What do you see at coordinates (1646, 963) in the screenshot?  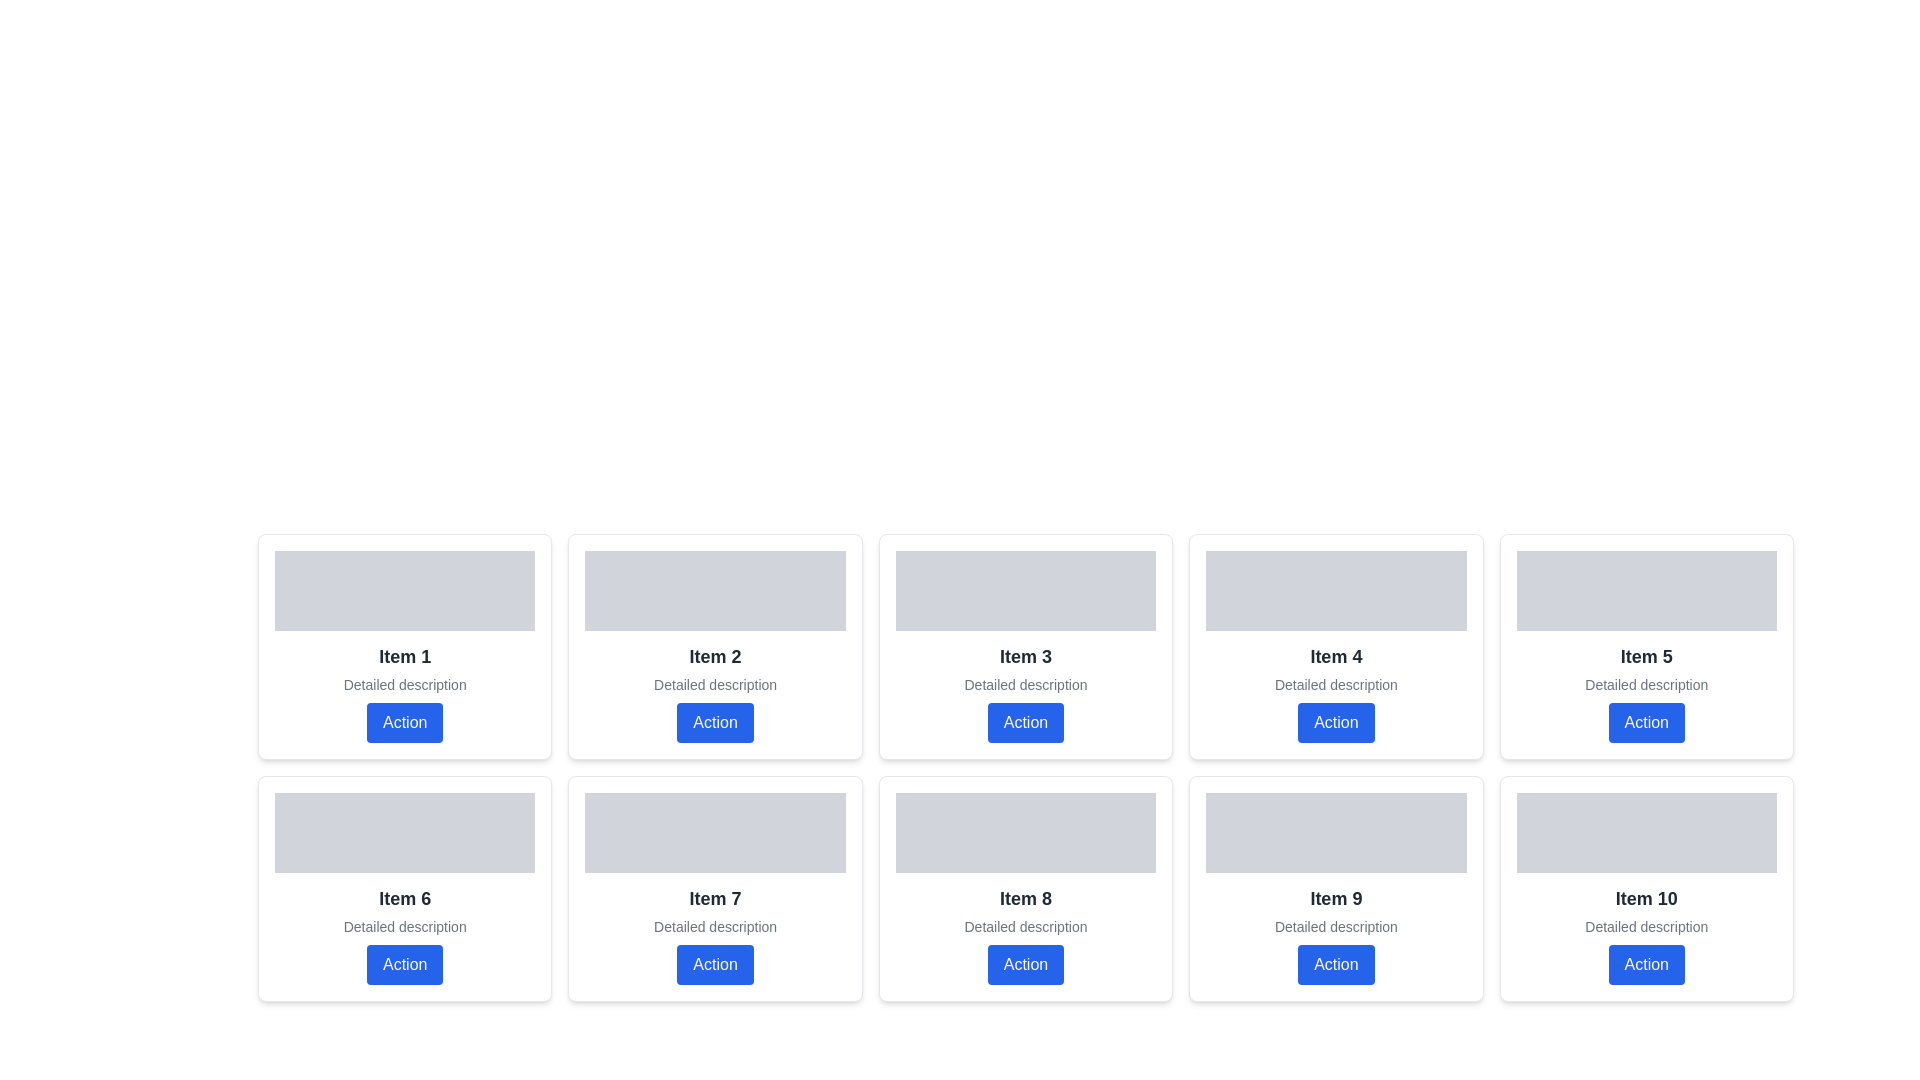 I see `the button located in the 'Item 10' card` at bounding box center [1646, 963].